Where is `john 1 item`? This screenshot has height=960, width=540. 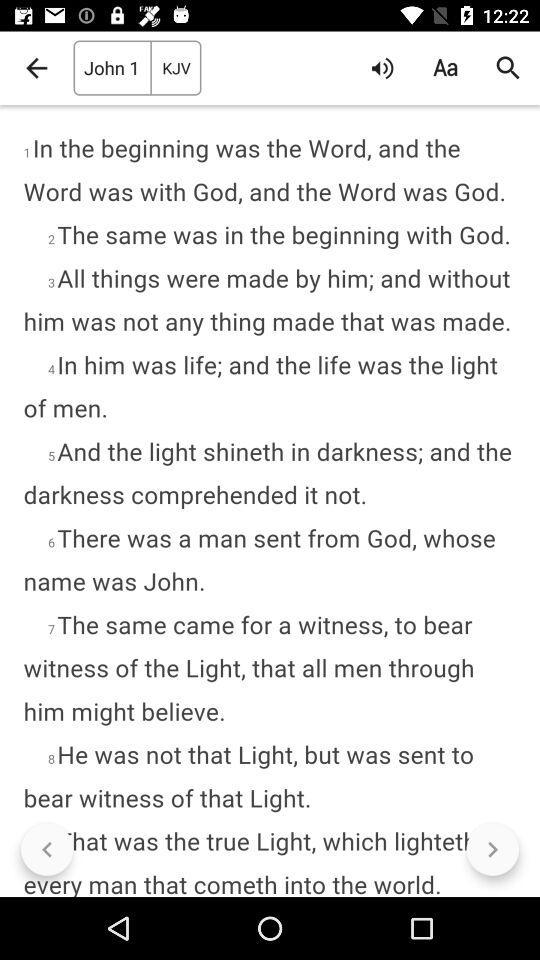 john 1 item is located at coordinates (111, 68).